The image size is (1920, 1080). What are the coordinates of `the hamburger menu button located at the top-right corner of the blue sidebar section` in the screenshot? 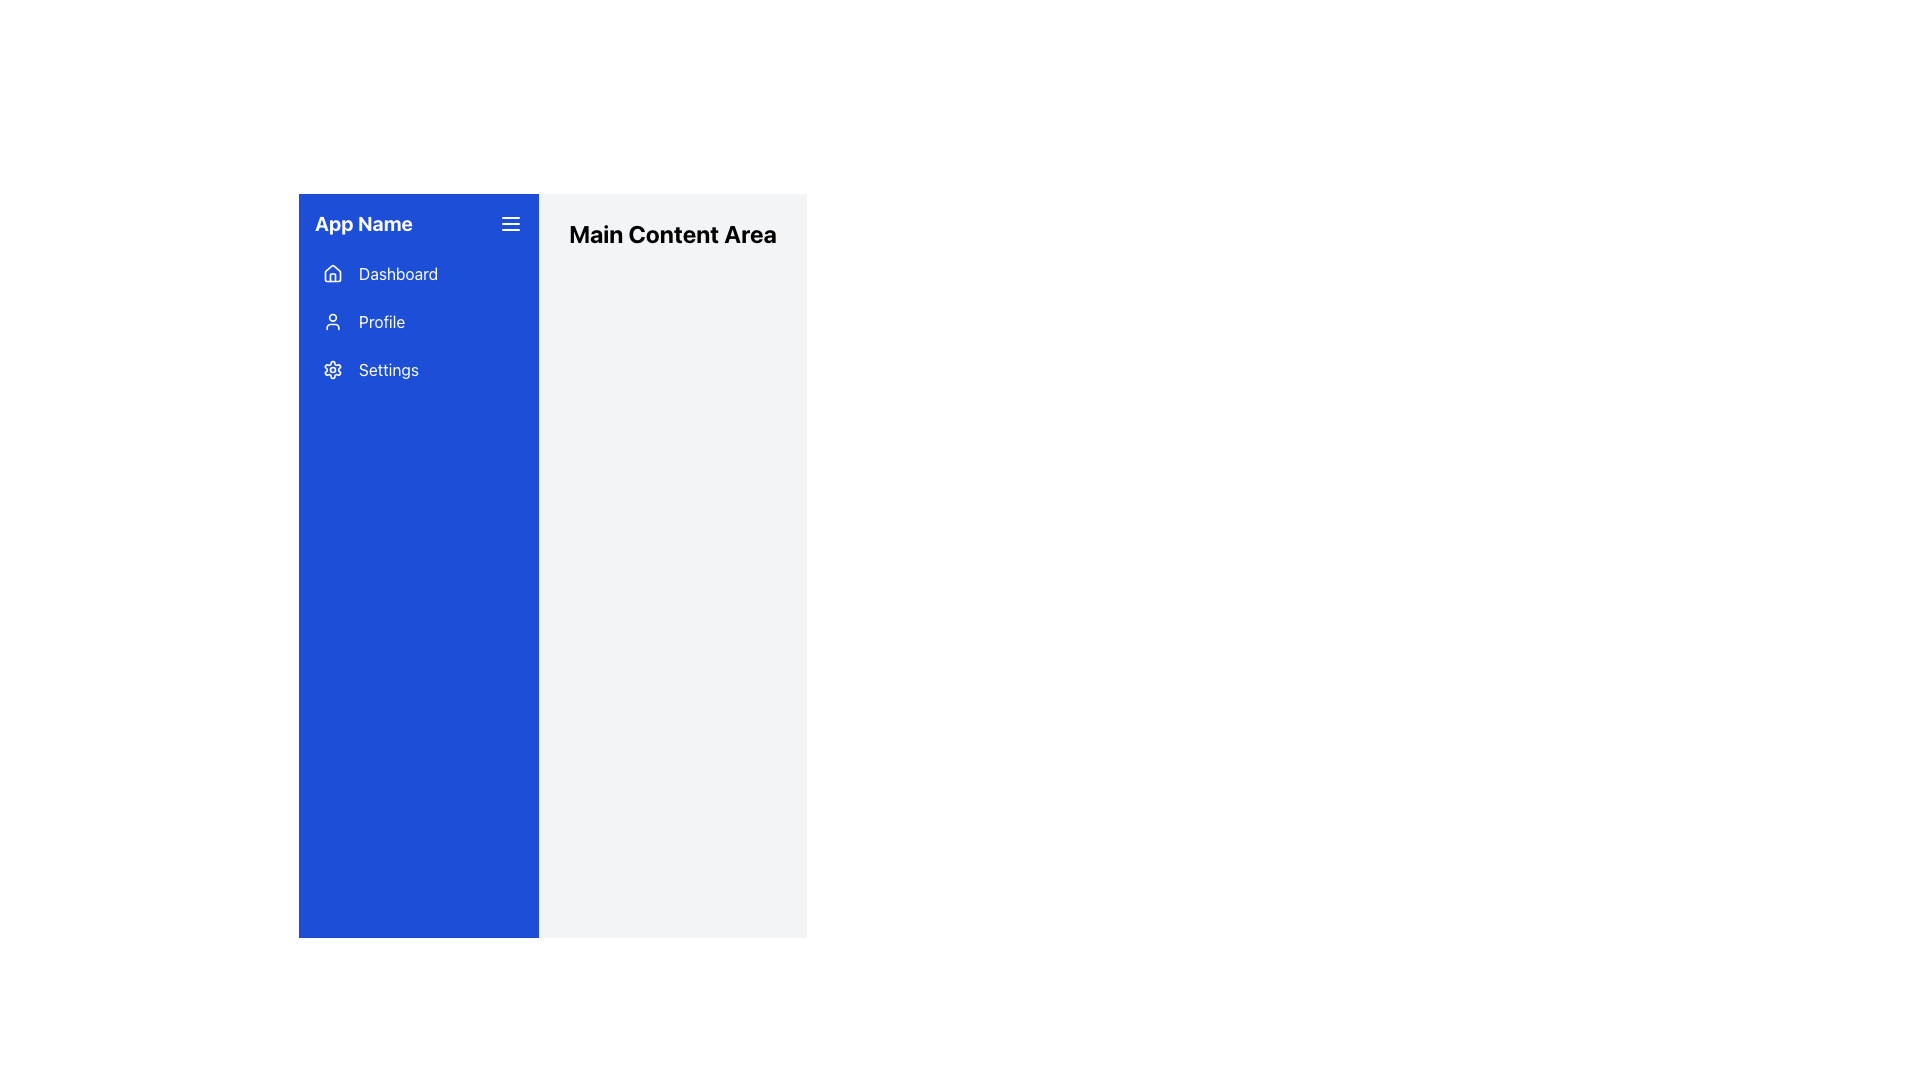 It's located at (510, 223).